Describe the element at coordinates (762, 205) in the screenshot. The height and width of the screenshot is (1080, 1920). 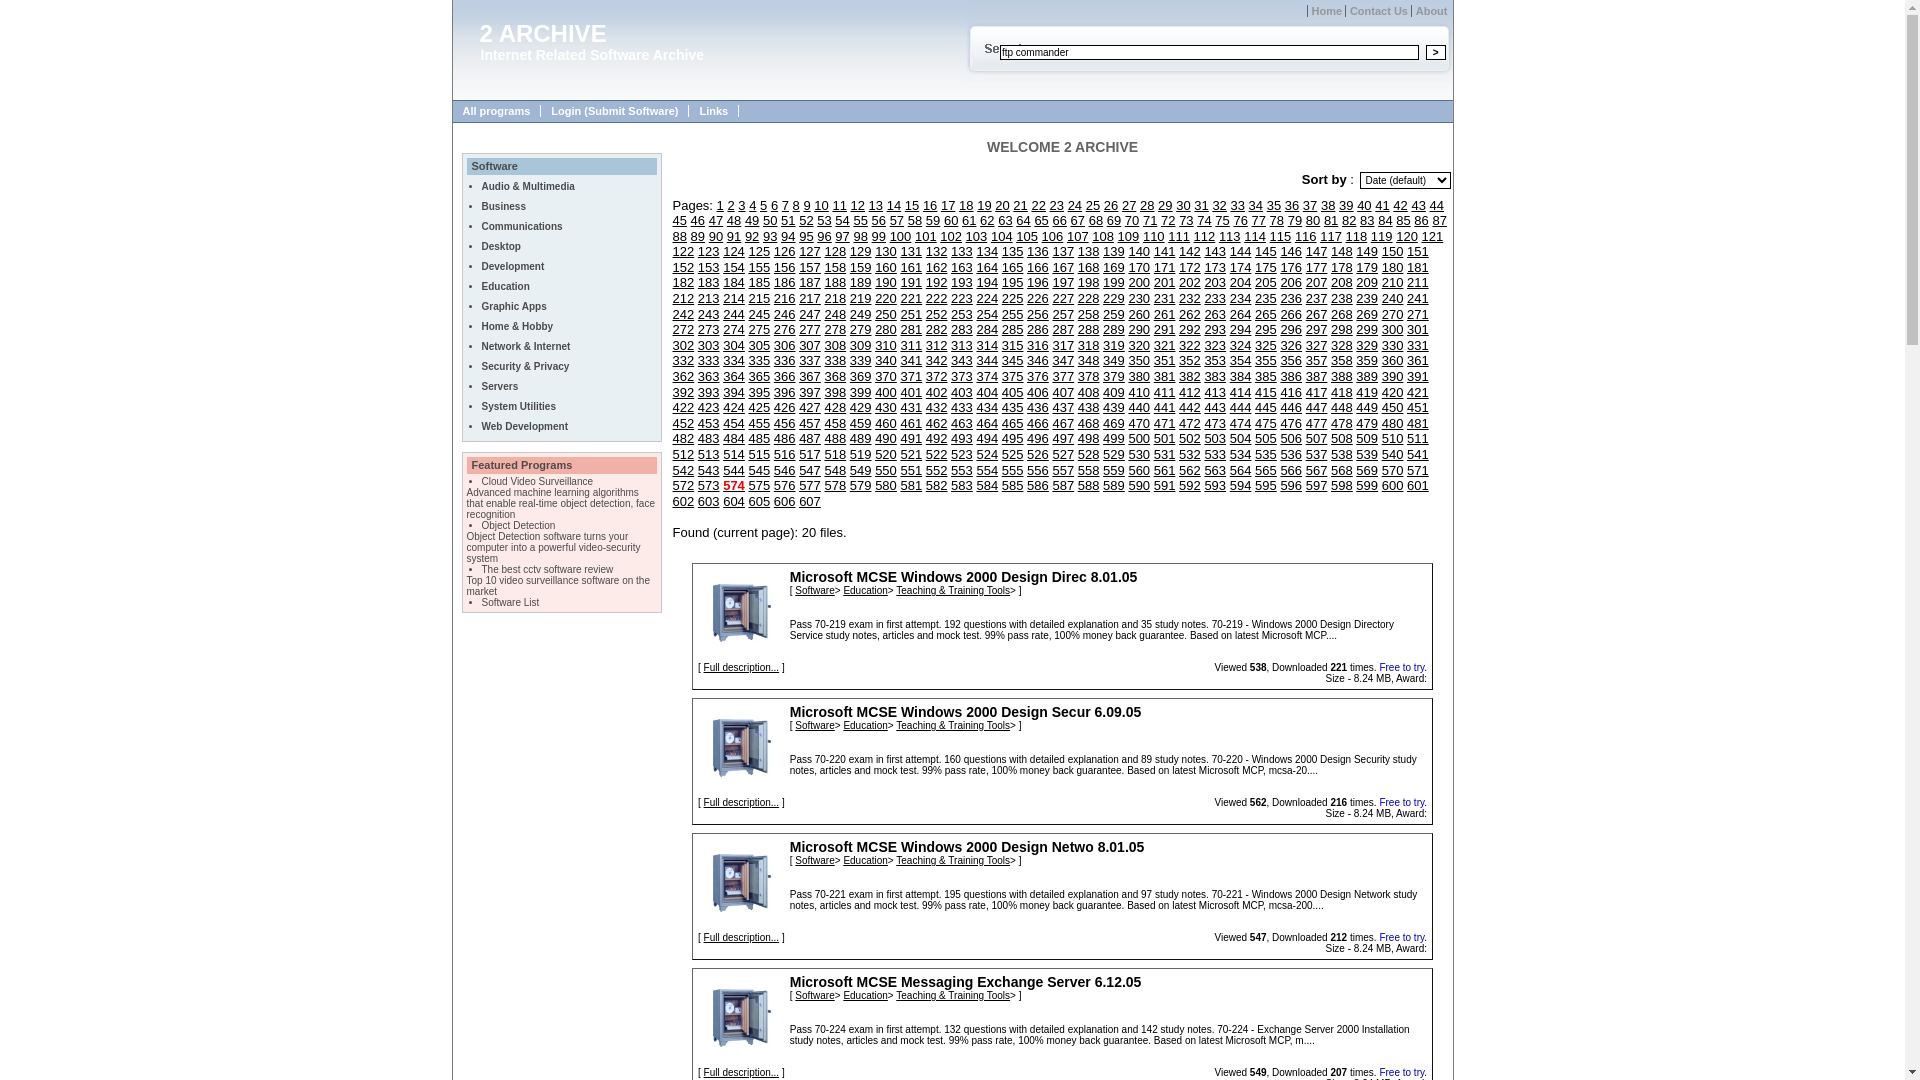
I see `'5'` at that location.